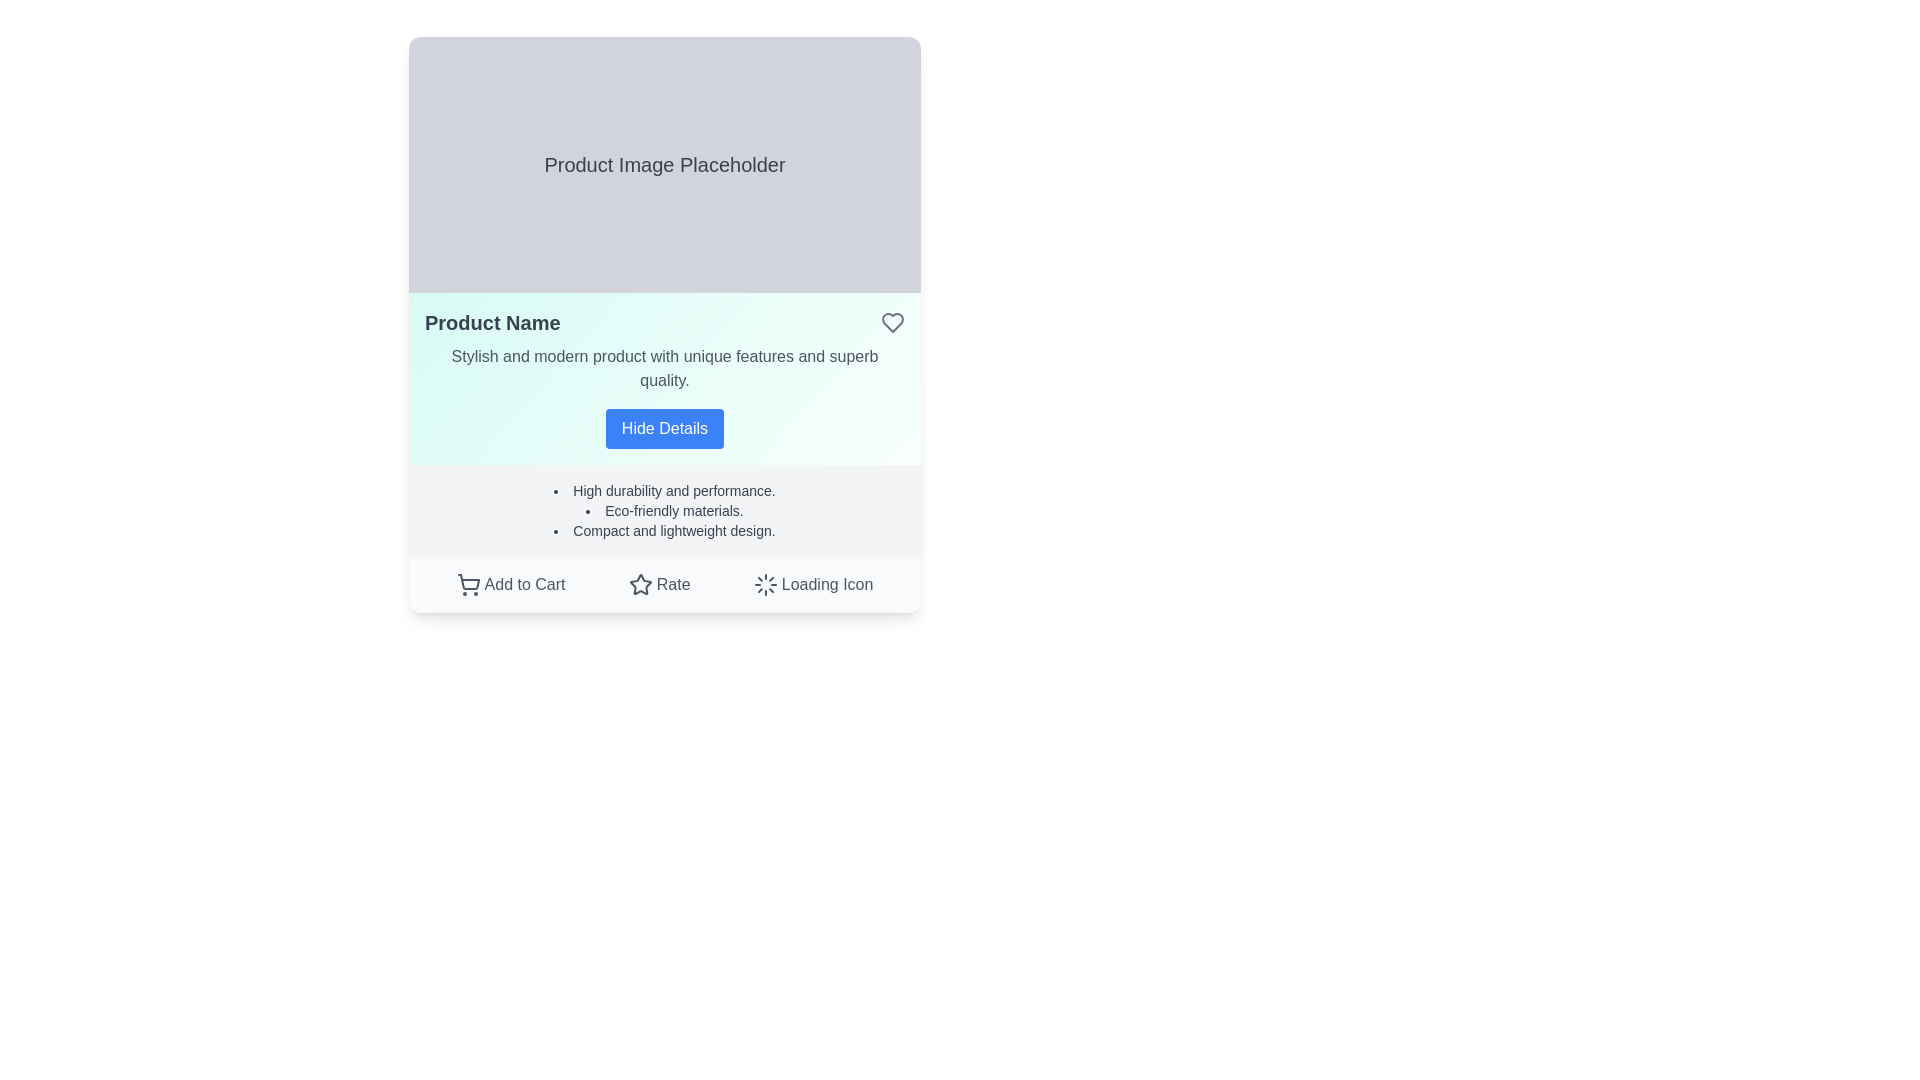  What do you see at coordinates (659, 585) in the screenshot?
I see `the Interactive Button with Icon and Text that contains a star icon and the text 'Rate'` at bounding box center [659, 585].